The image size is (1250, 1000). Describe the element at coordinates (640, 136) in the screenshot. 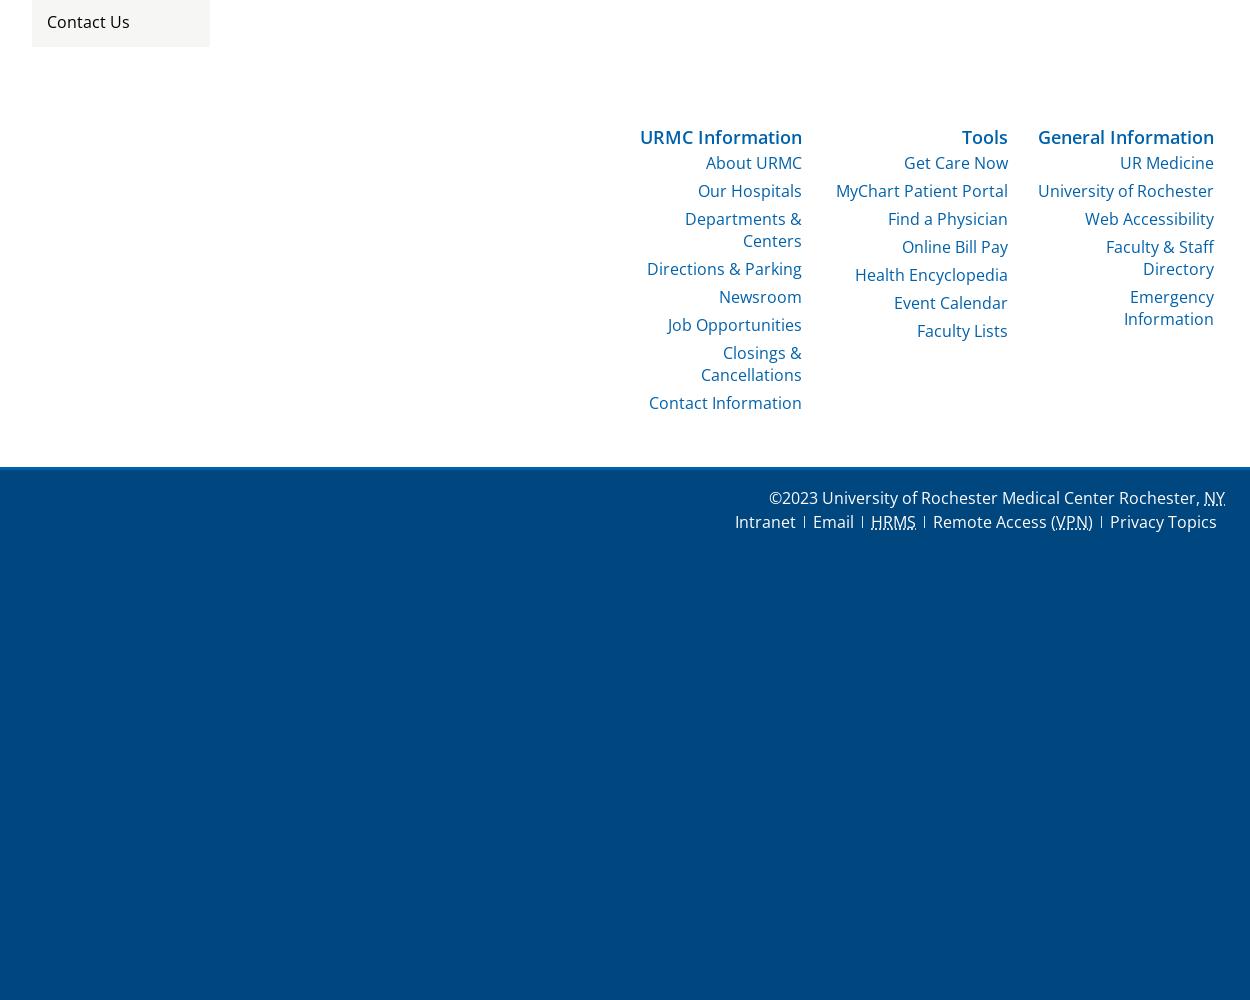

I see `'URMC Information'` at that location.